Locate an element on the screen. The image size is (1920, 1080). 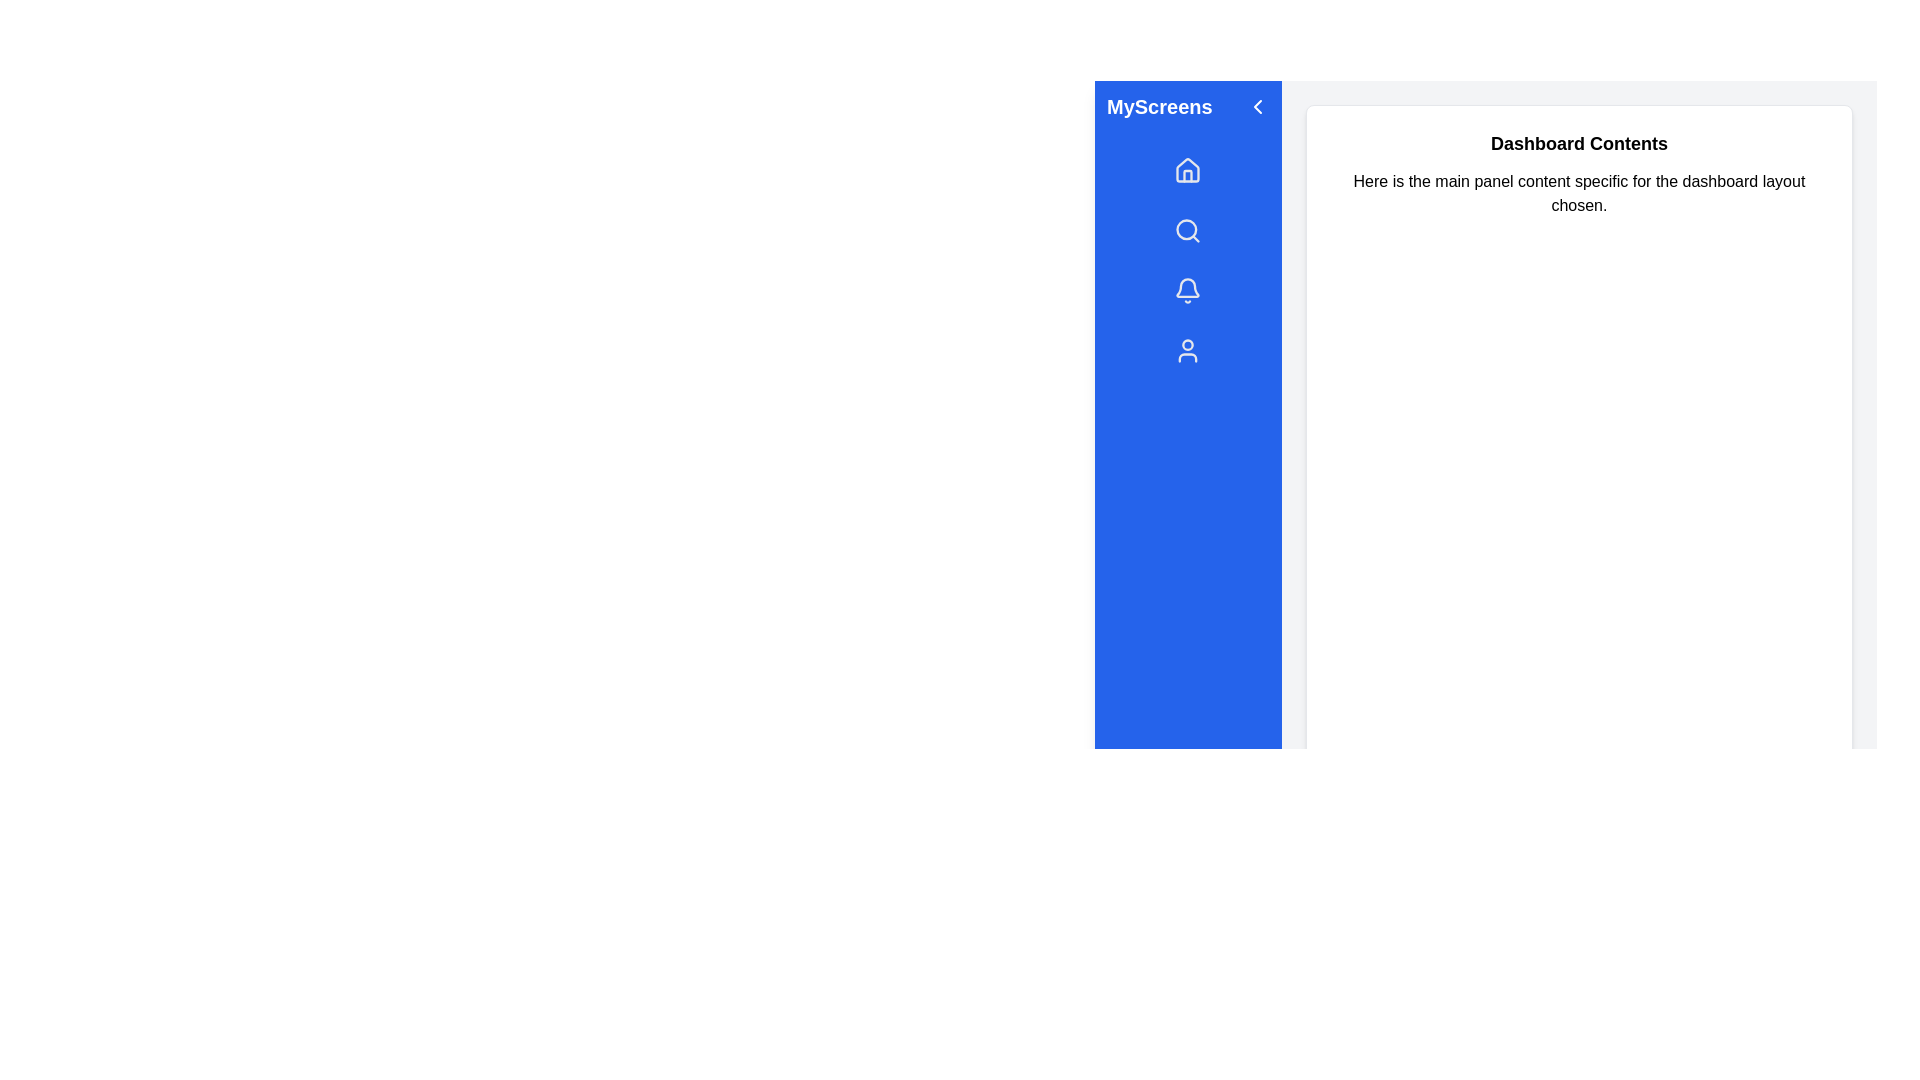
the chevron icon to toggle the sidebar state is located at coordinates (1256, 107).